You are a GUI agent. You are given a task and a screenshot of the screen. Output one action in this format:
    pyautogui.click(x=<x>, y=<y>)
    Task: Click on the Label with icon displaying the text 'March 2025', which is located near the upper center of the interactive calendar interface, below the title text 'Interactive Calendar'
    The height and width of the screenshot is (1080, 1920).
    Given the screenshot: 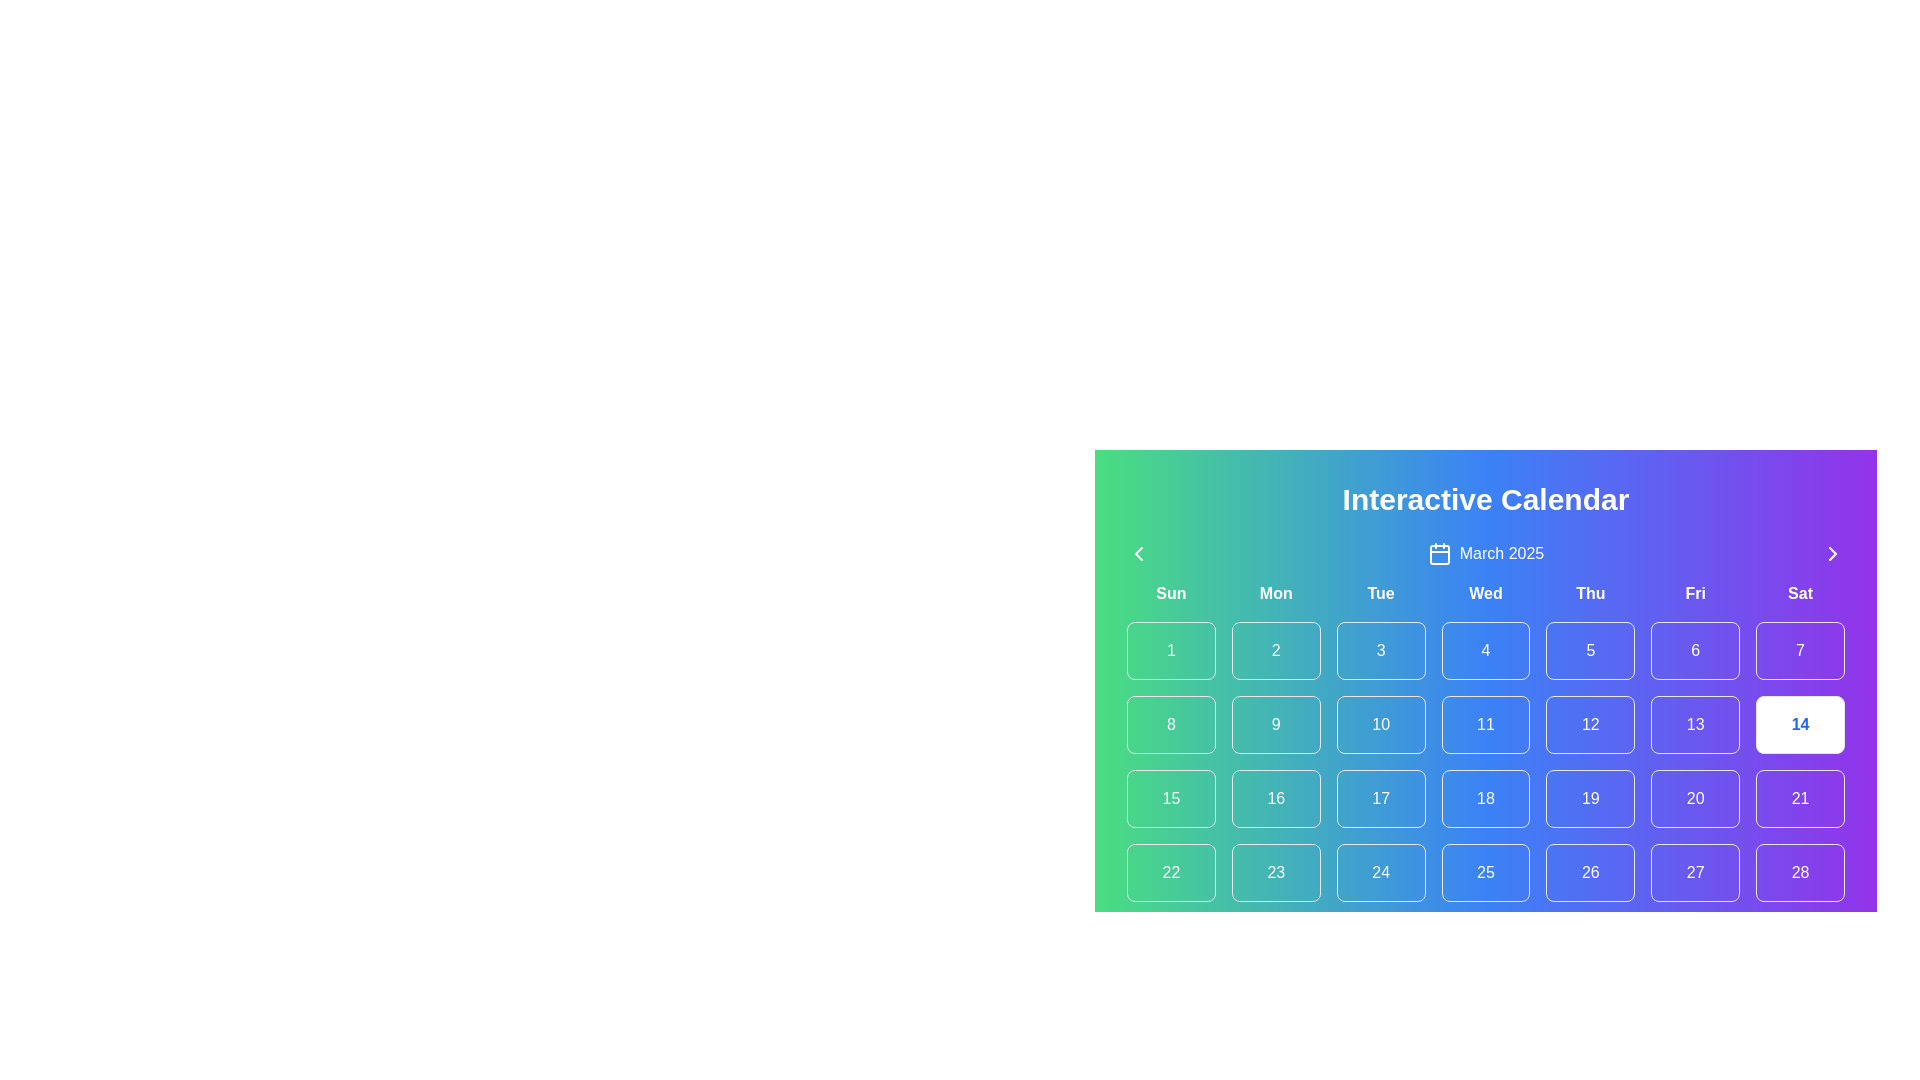 What is the action you would take?
    pyautogui.click(x=1486, y=554)
    